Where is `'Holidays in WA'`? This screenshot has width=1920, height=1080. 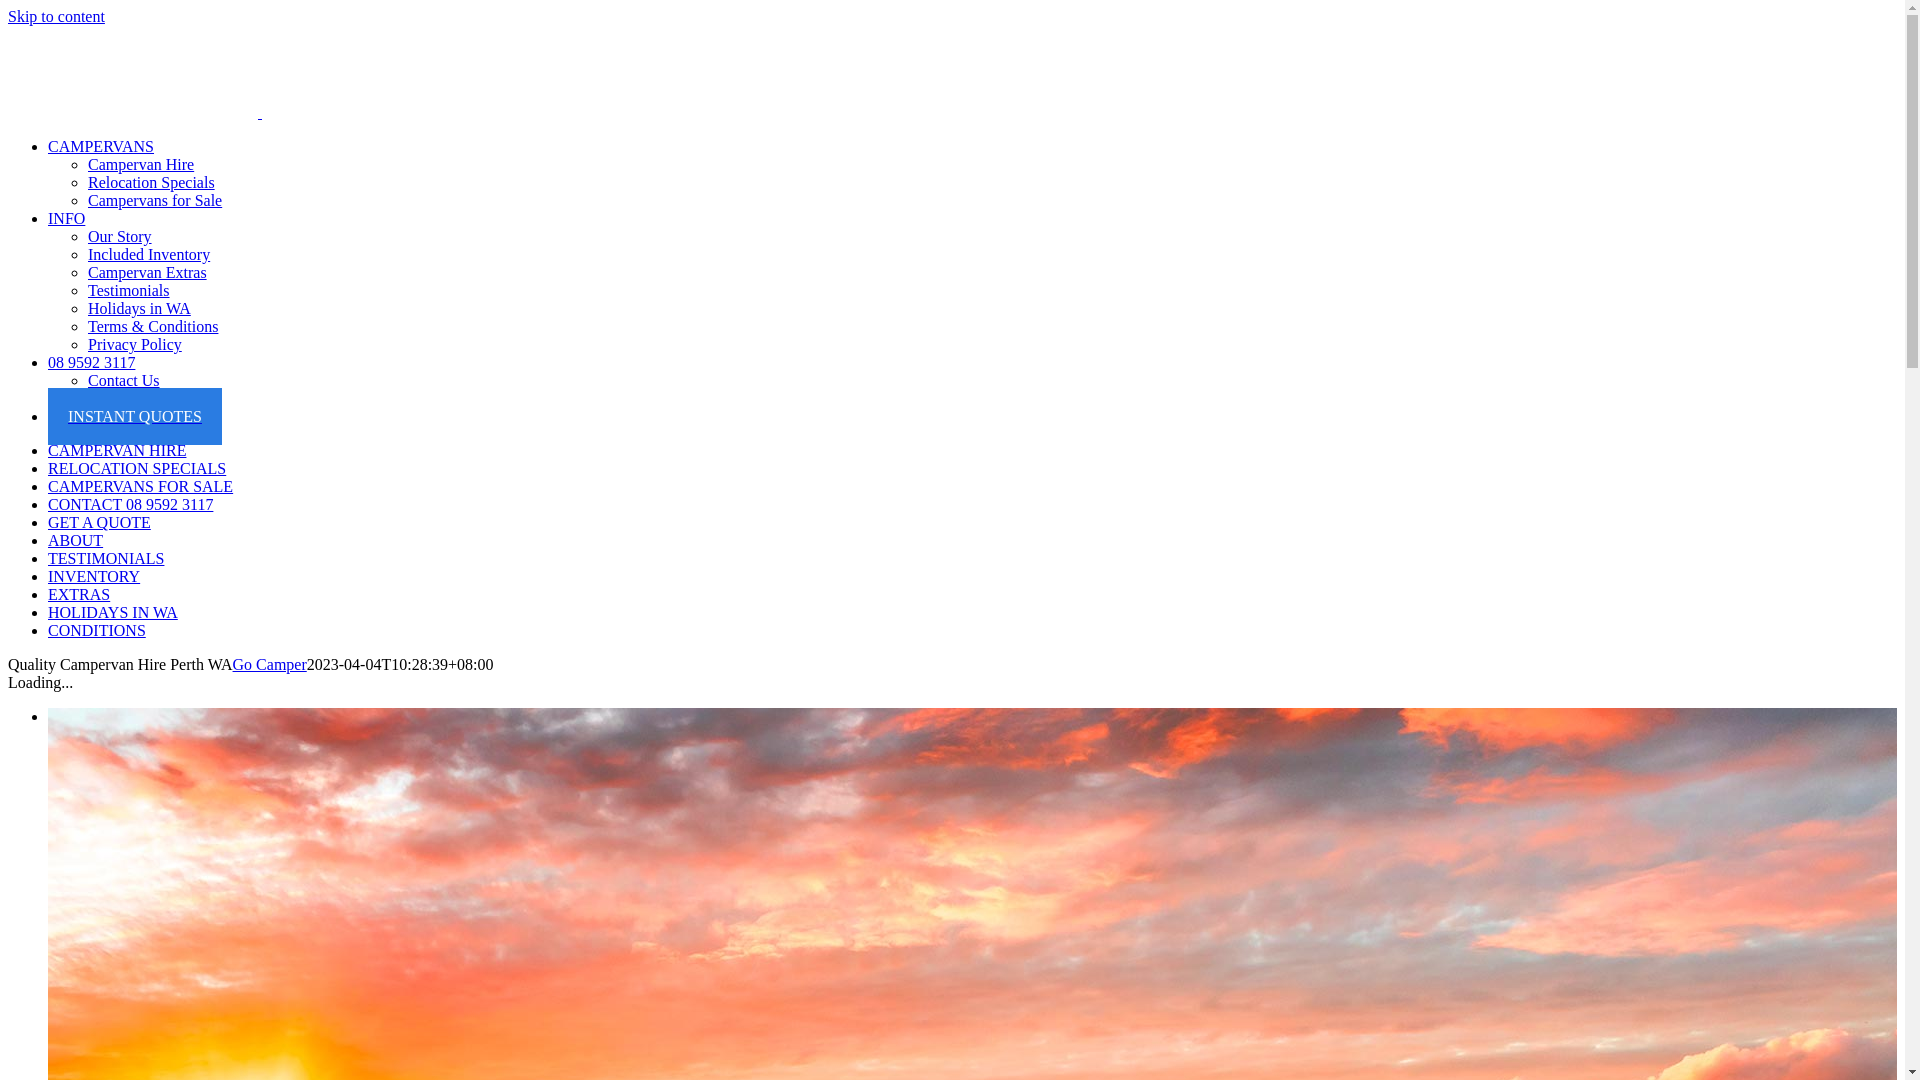 'Holidays in WA' is located at coordinates (86, 308).